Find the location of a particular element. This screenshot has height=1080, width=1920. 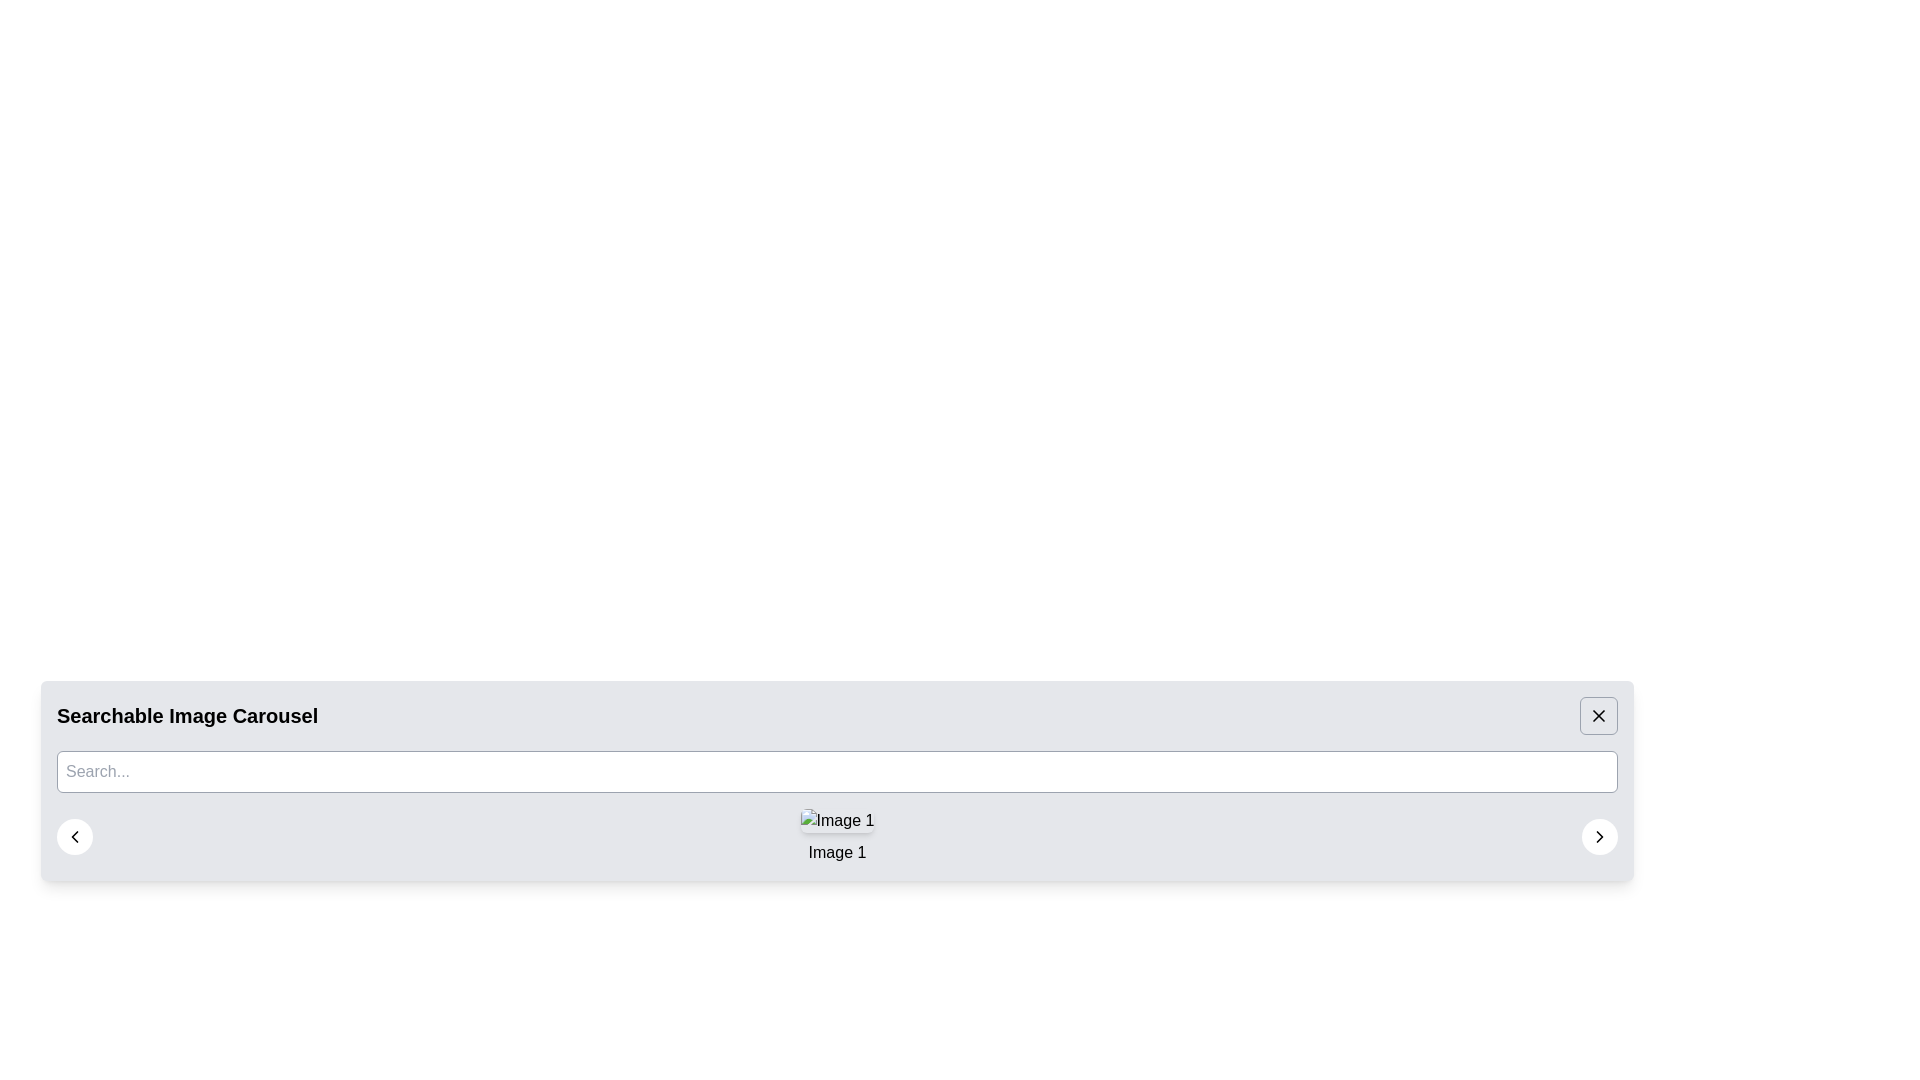

the right-side navigation button located at the bottom of the interface is located at coordinates (1598, 837).